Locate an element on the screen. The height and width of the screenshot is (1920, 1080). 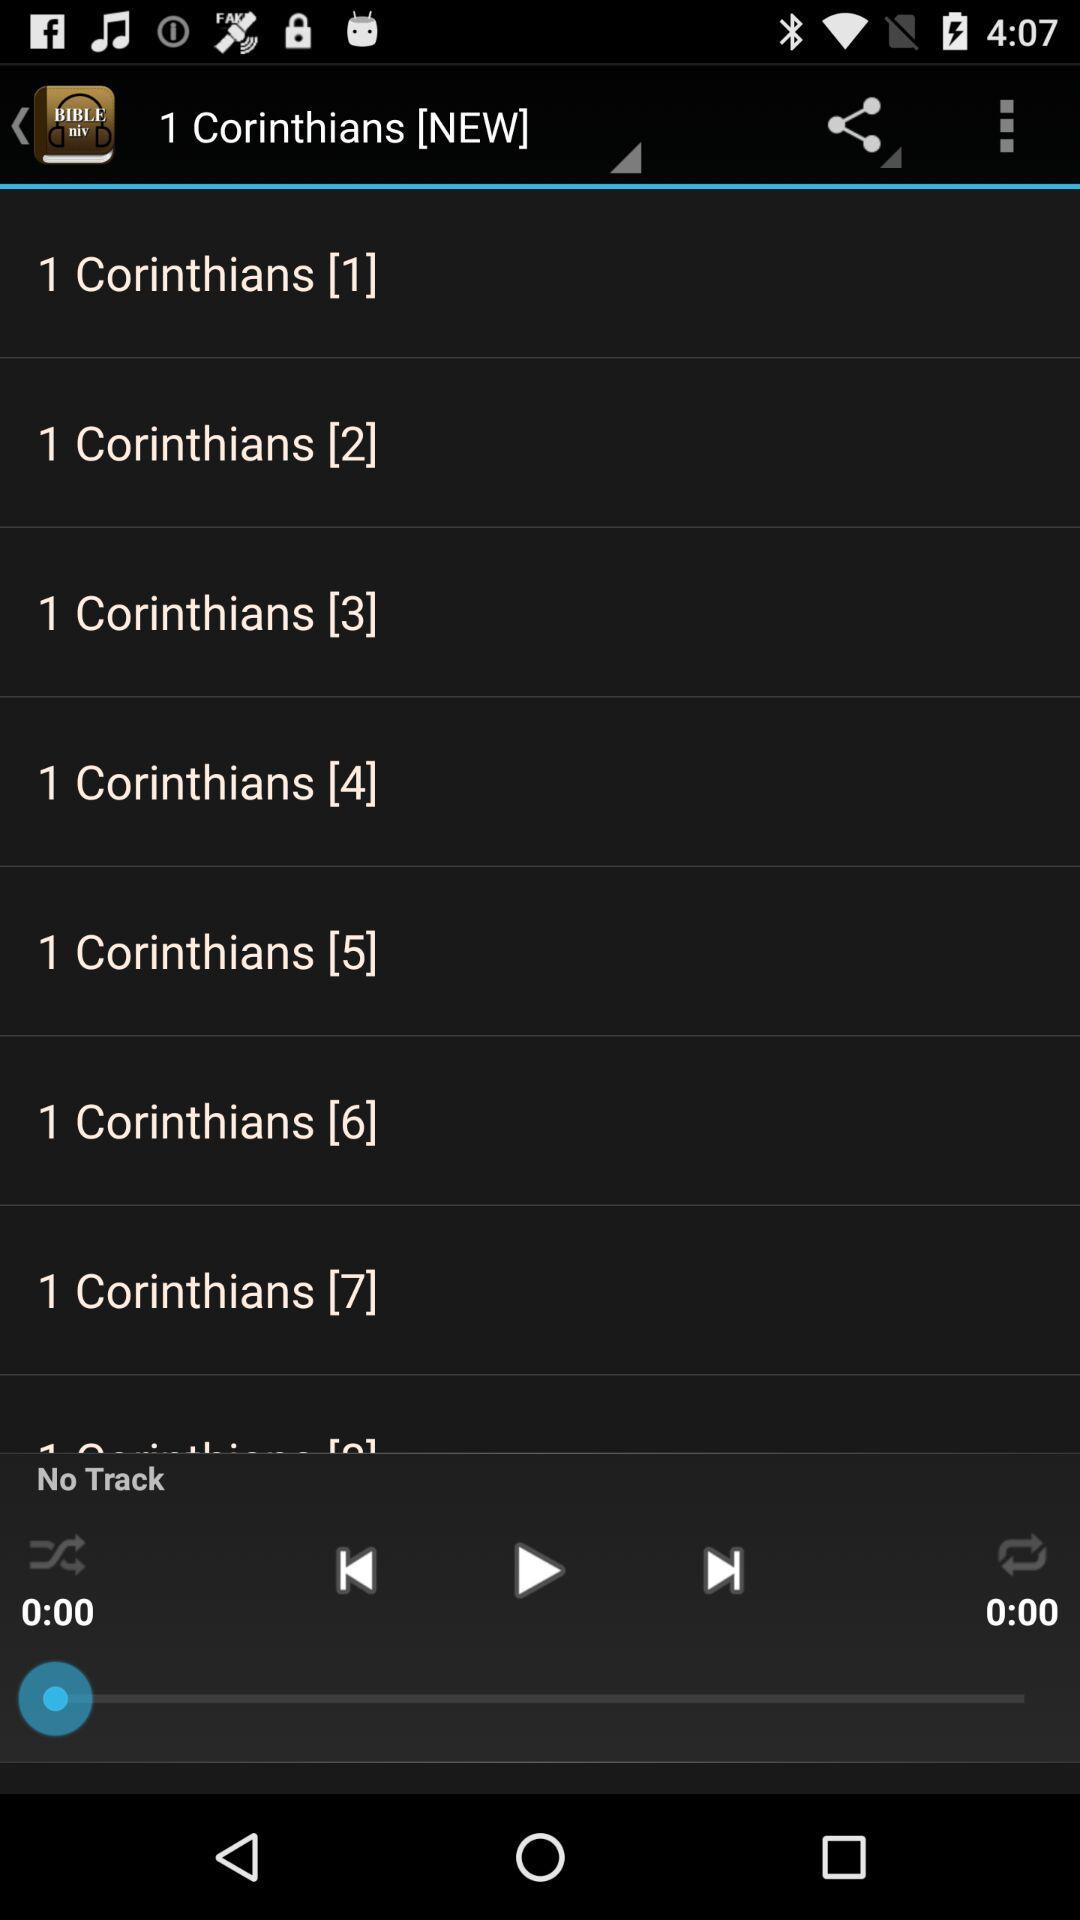
the play icon is located at coordinates (538, 1680).